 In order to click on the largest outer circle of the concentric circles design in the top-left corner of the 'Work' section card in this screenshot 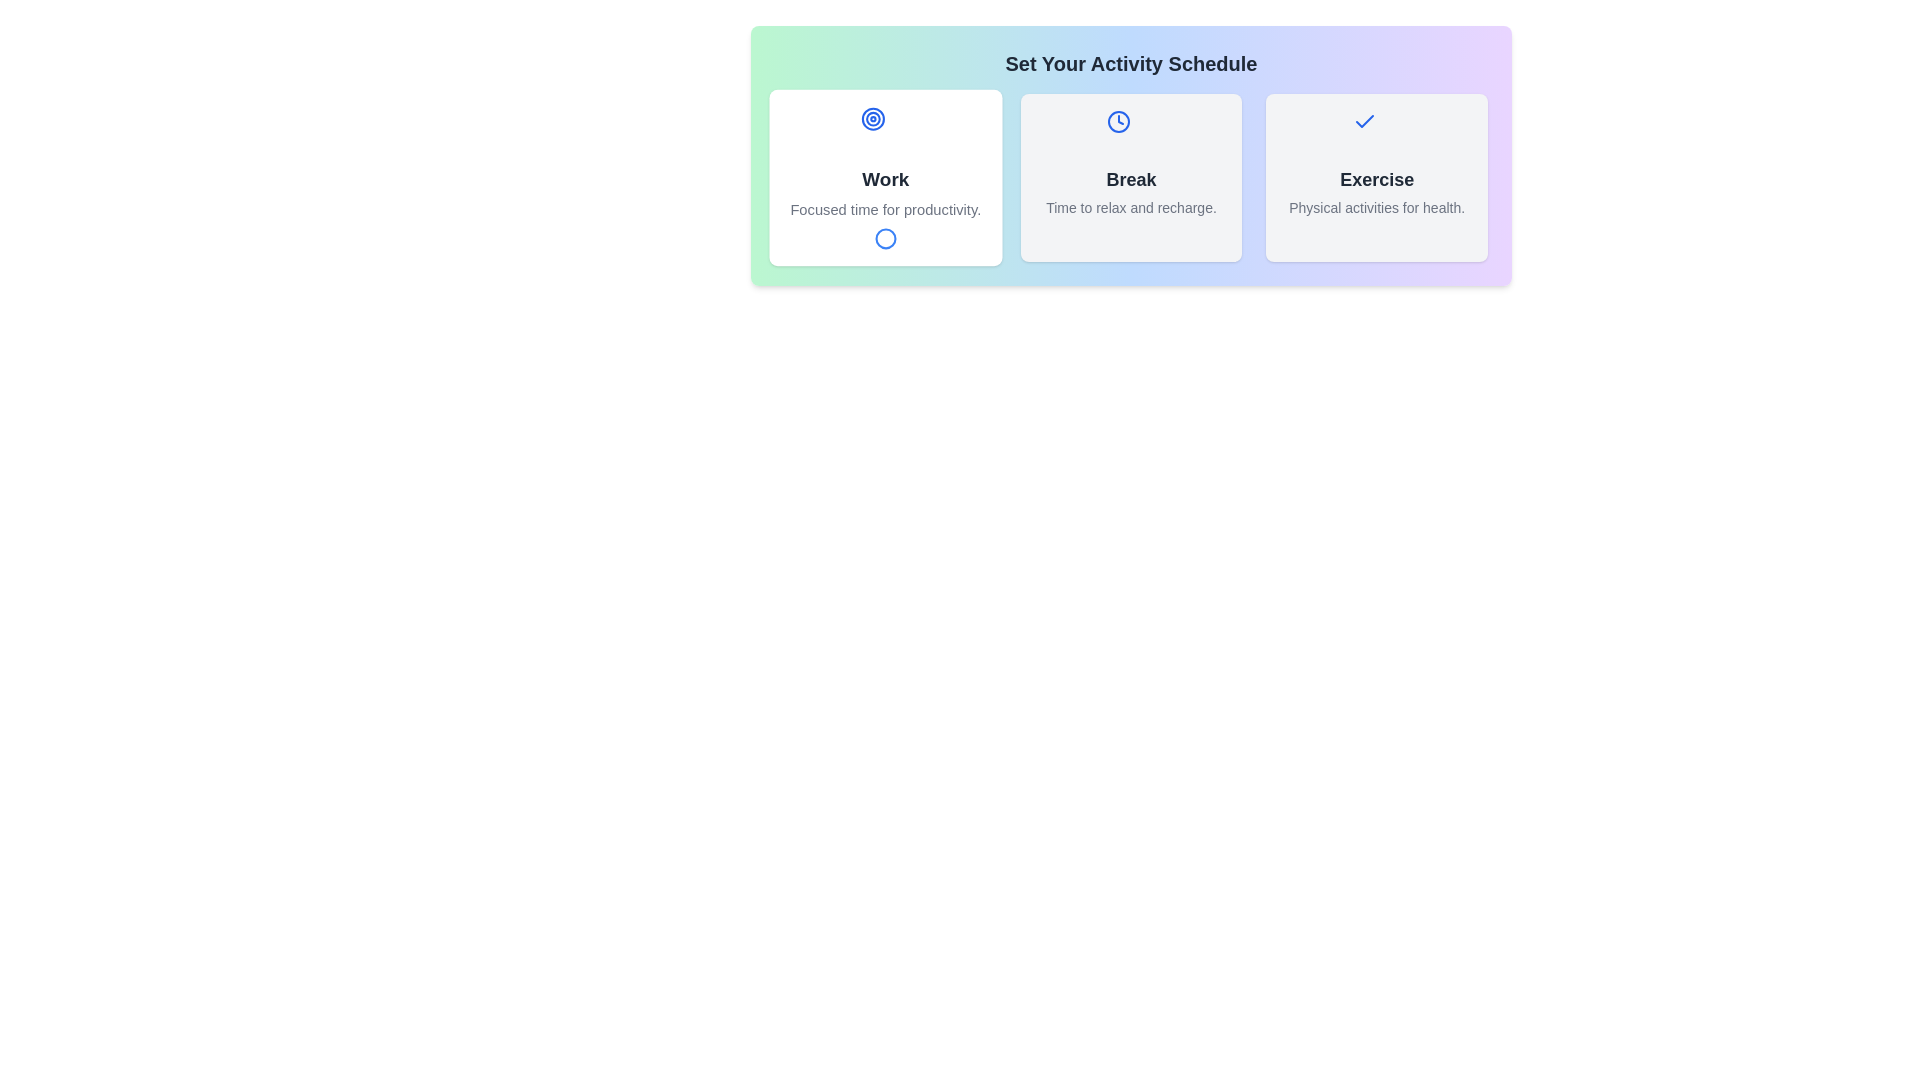, I will do `click(873, 119)`.